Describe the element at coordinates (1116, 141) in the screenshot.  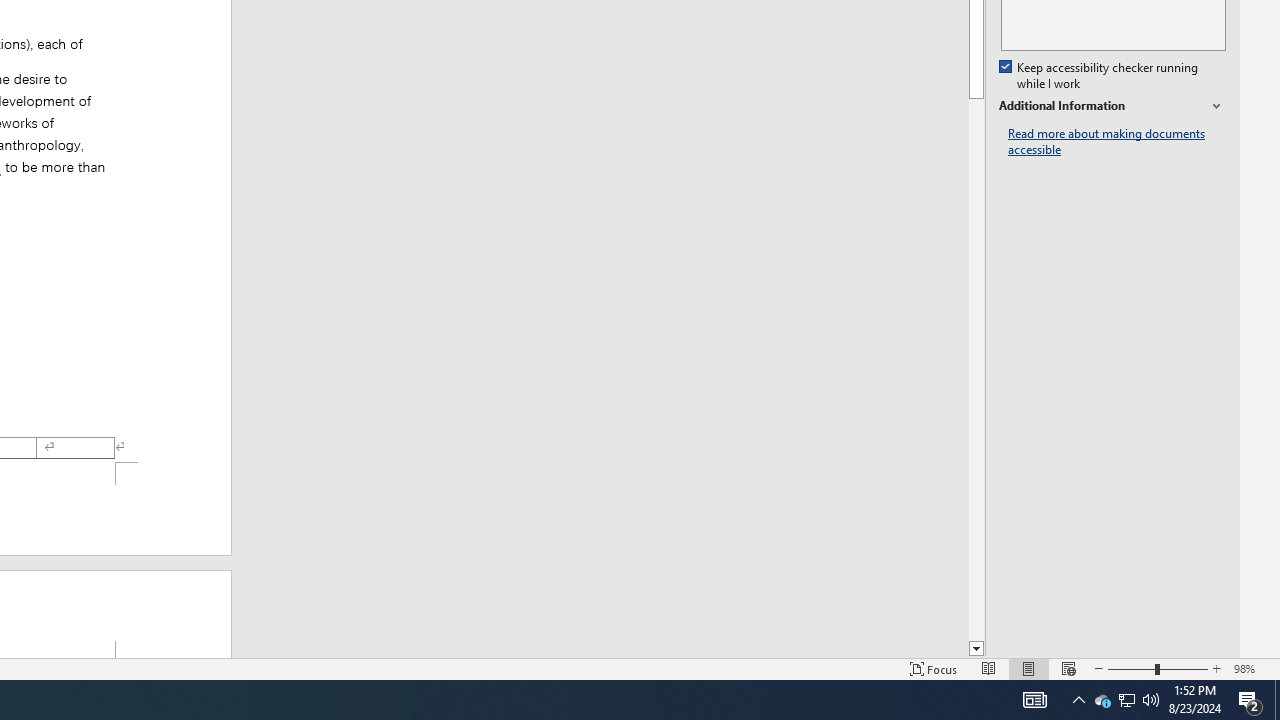
I see `'Read more about making documents accessible'` at that location.